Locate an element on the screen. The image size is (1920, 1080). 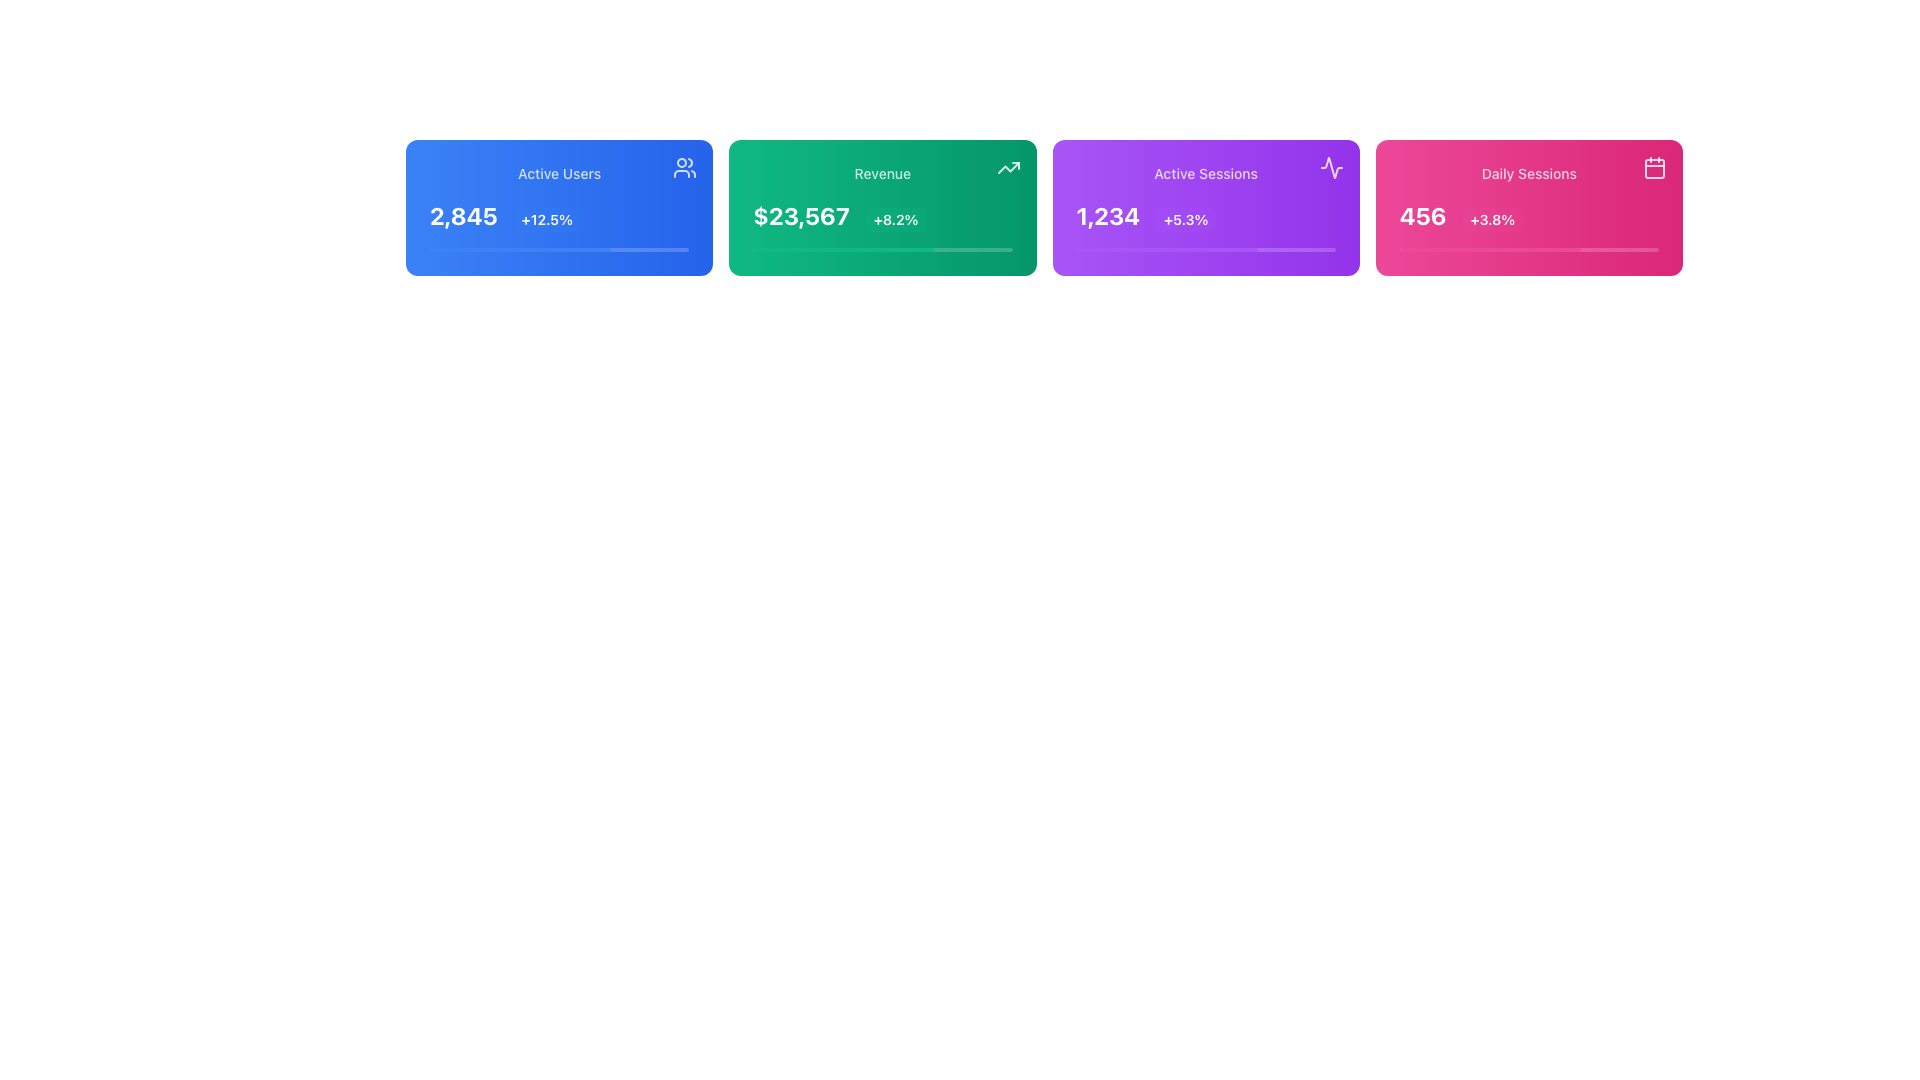
displayed percentage increase in revenue located to the right of the primary value '$23,567' inside the green card labeled 'Revenue' is located at coordinates (895, 219).